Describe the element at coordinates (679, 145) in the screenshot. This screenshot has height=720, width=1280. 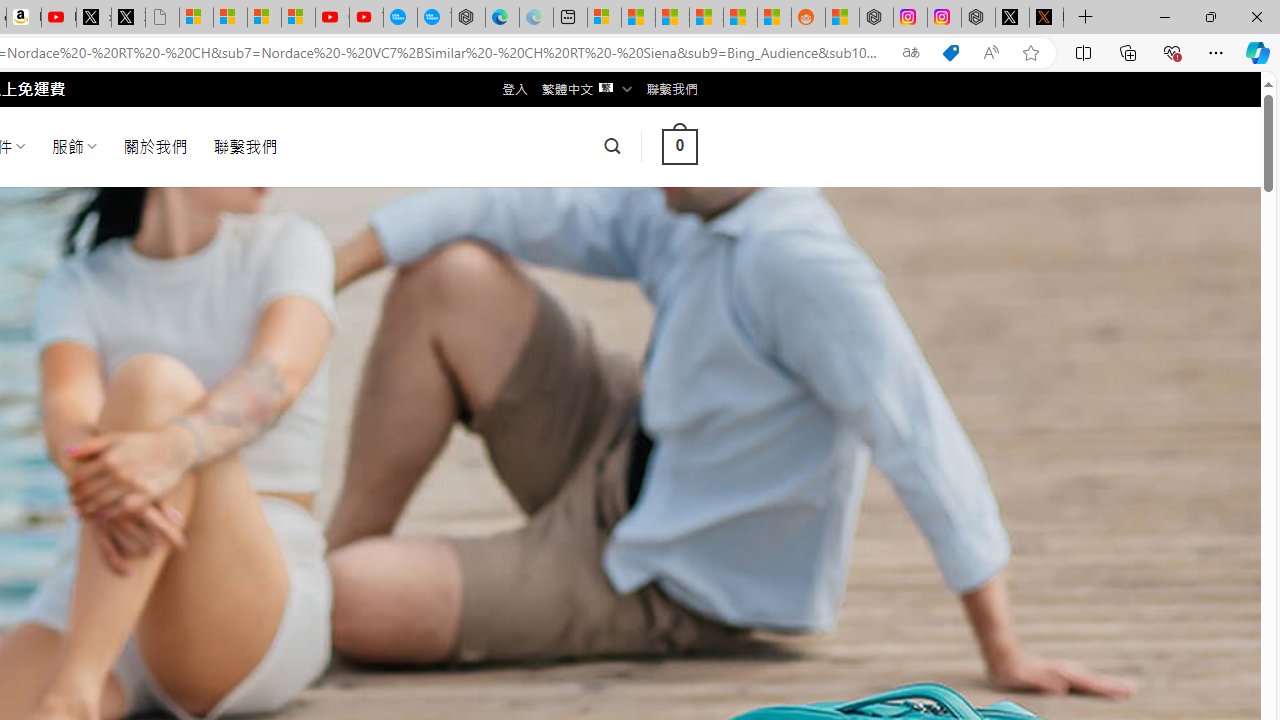
I see `' 0 '` at that location.